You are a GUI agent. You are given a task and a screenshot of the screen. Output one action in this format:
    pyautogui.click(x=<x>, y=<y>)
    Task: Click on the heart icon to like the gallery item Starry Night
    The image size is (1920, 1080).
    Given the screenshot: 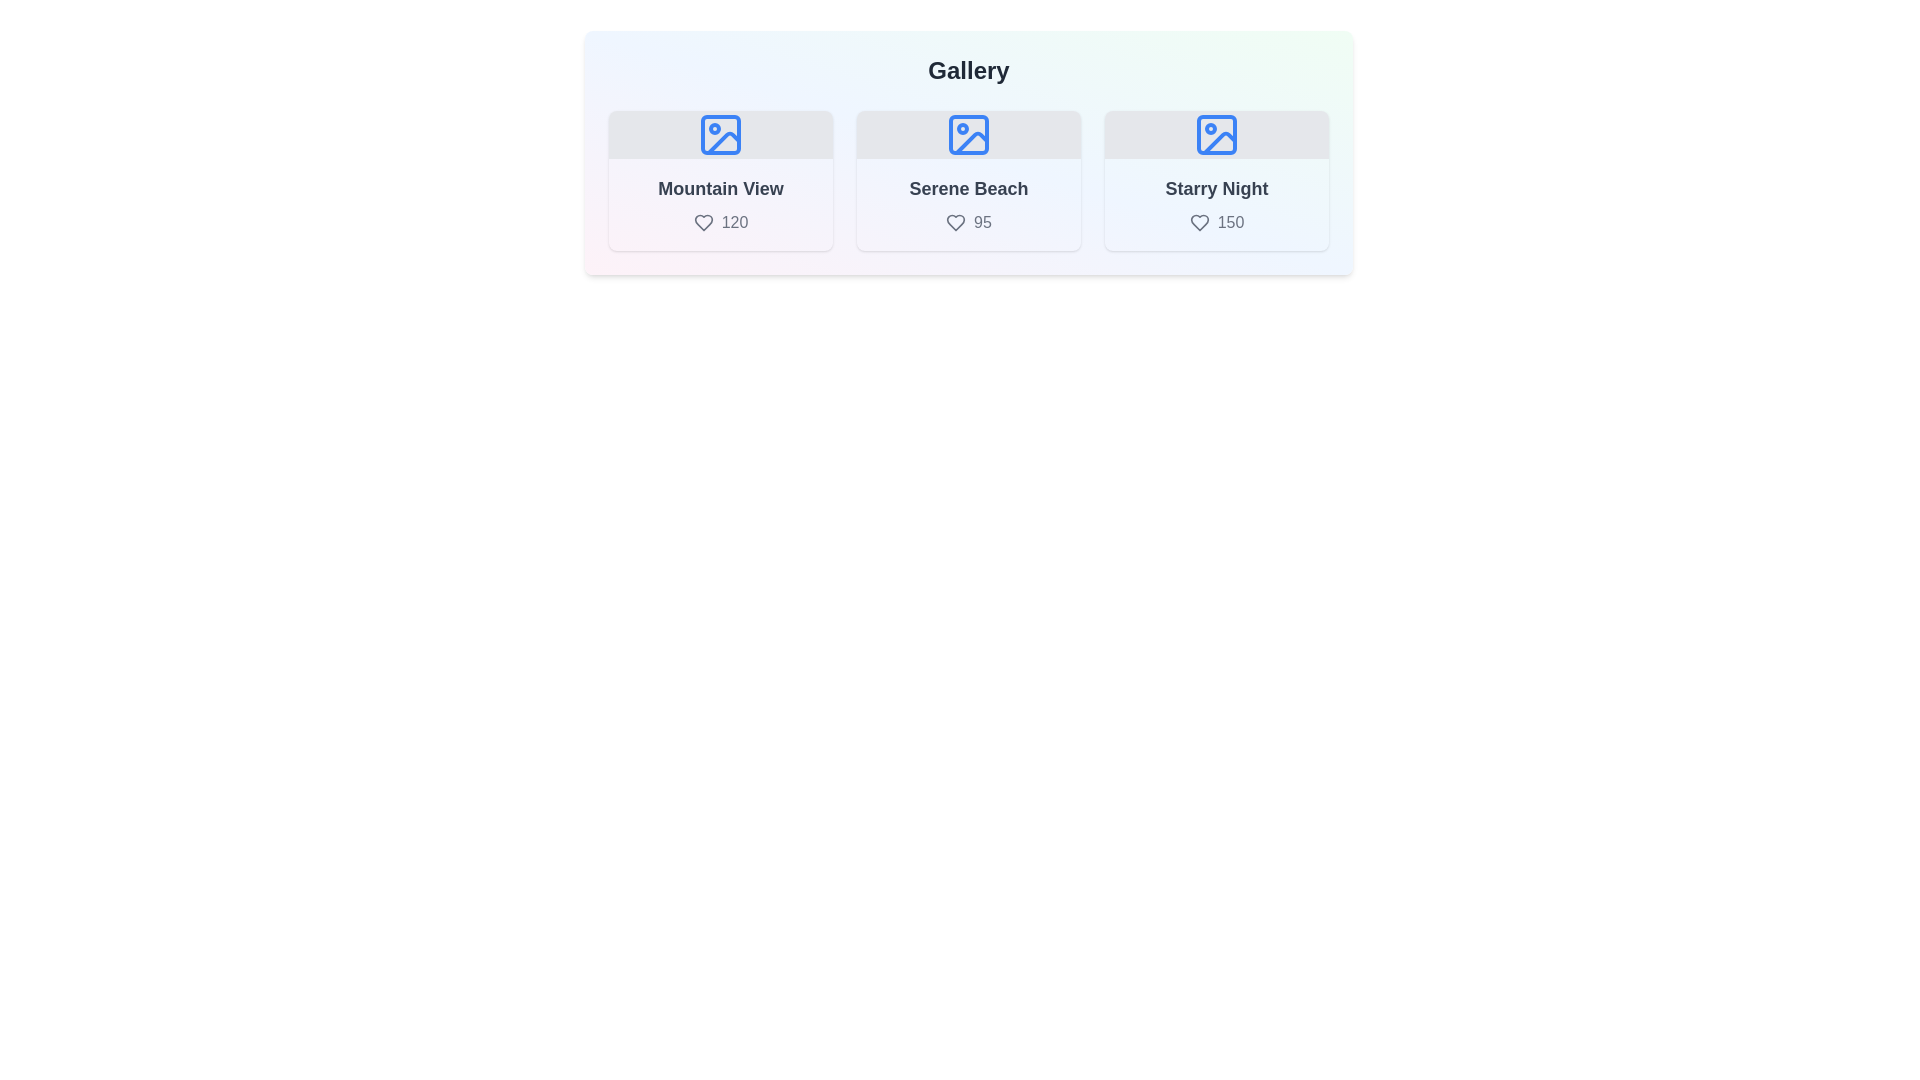 What is the action you would take?
    pyautogui.click(x=1199, y=223)
    